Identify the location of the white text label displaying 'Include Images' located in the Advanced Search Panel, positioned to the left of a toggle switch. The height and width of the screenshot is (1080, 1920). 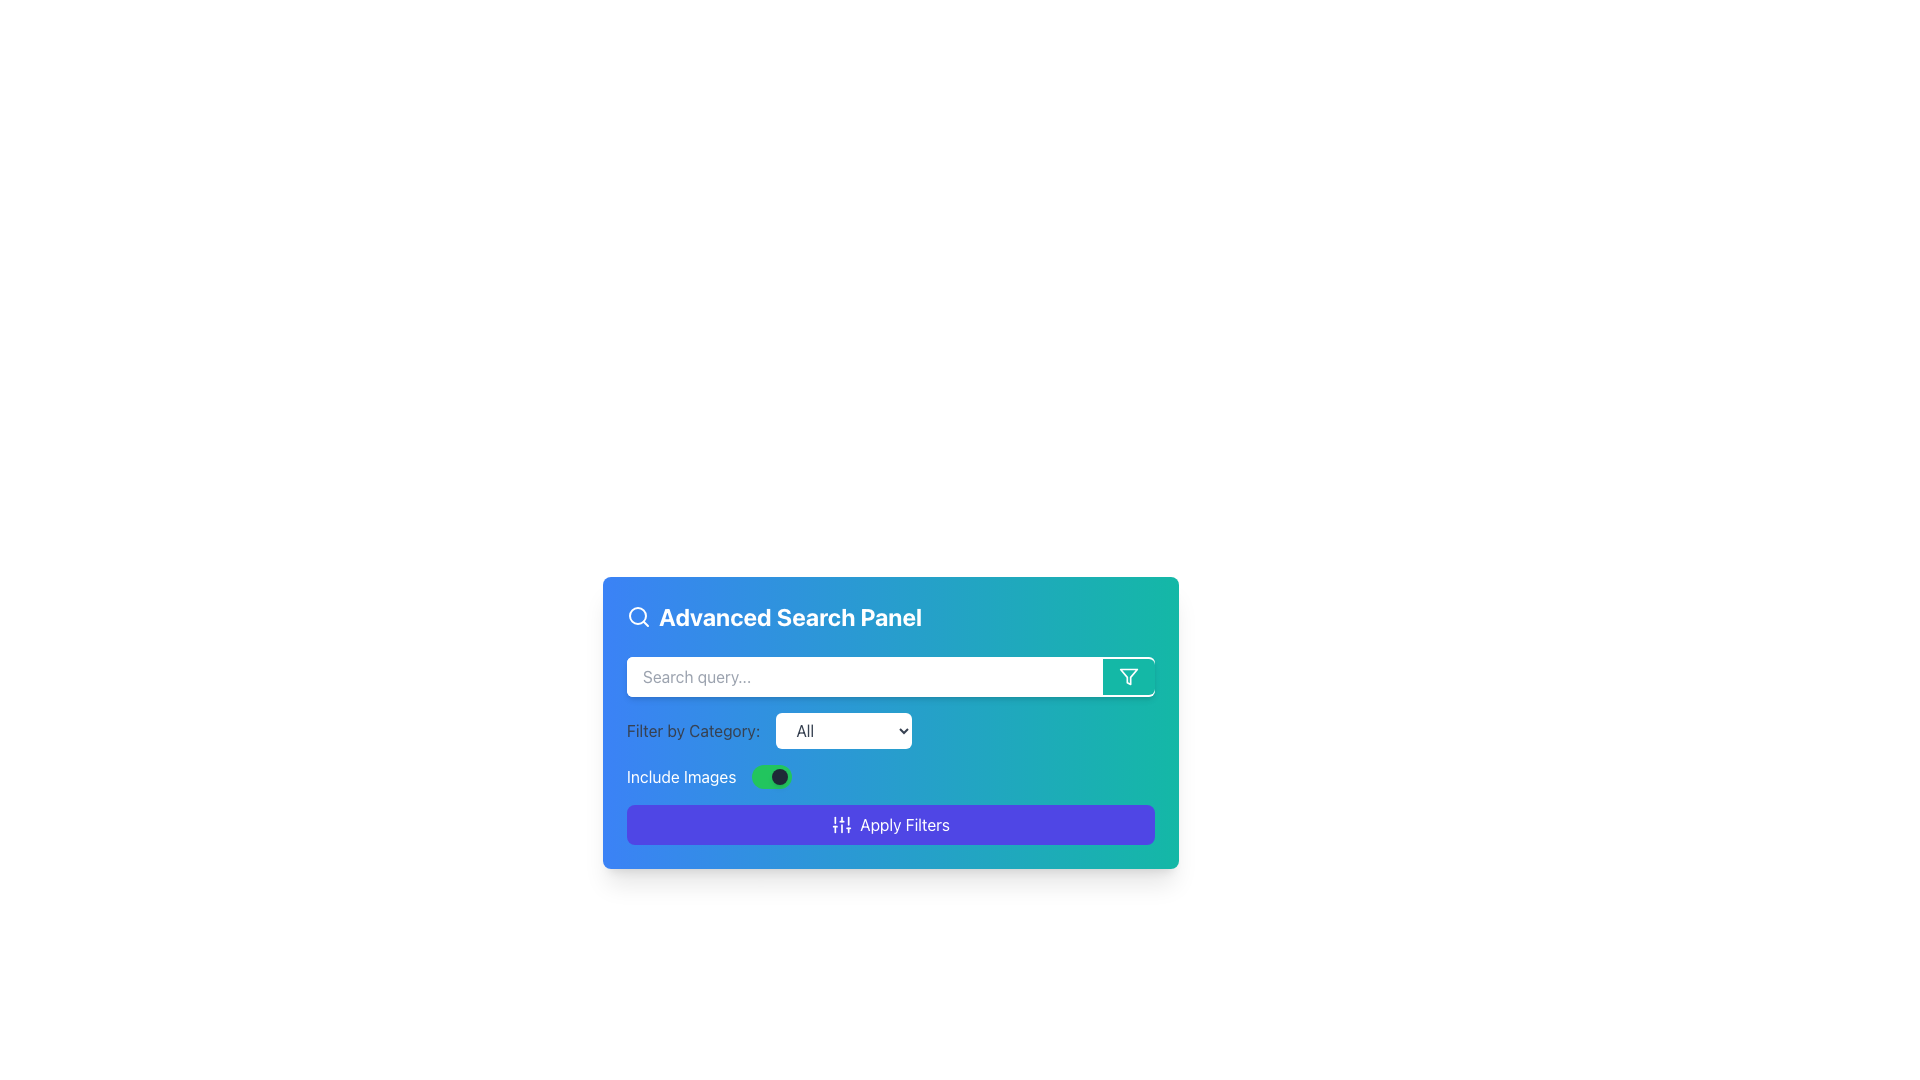
(681, 775).